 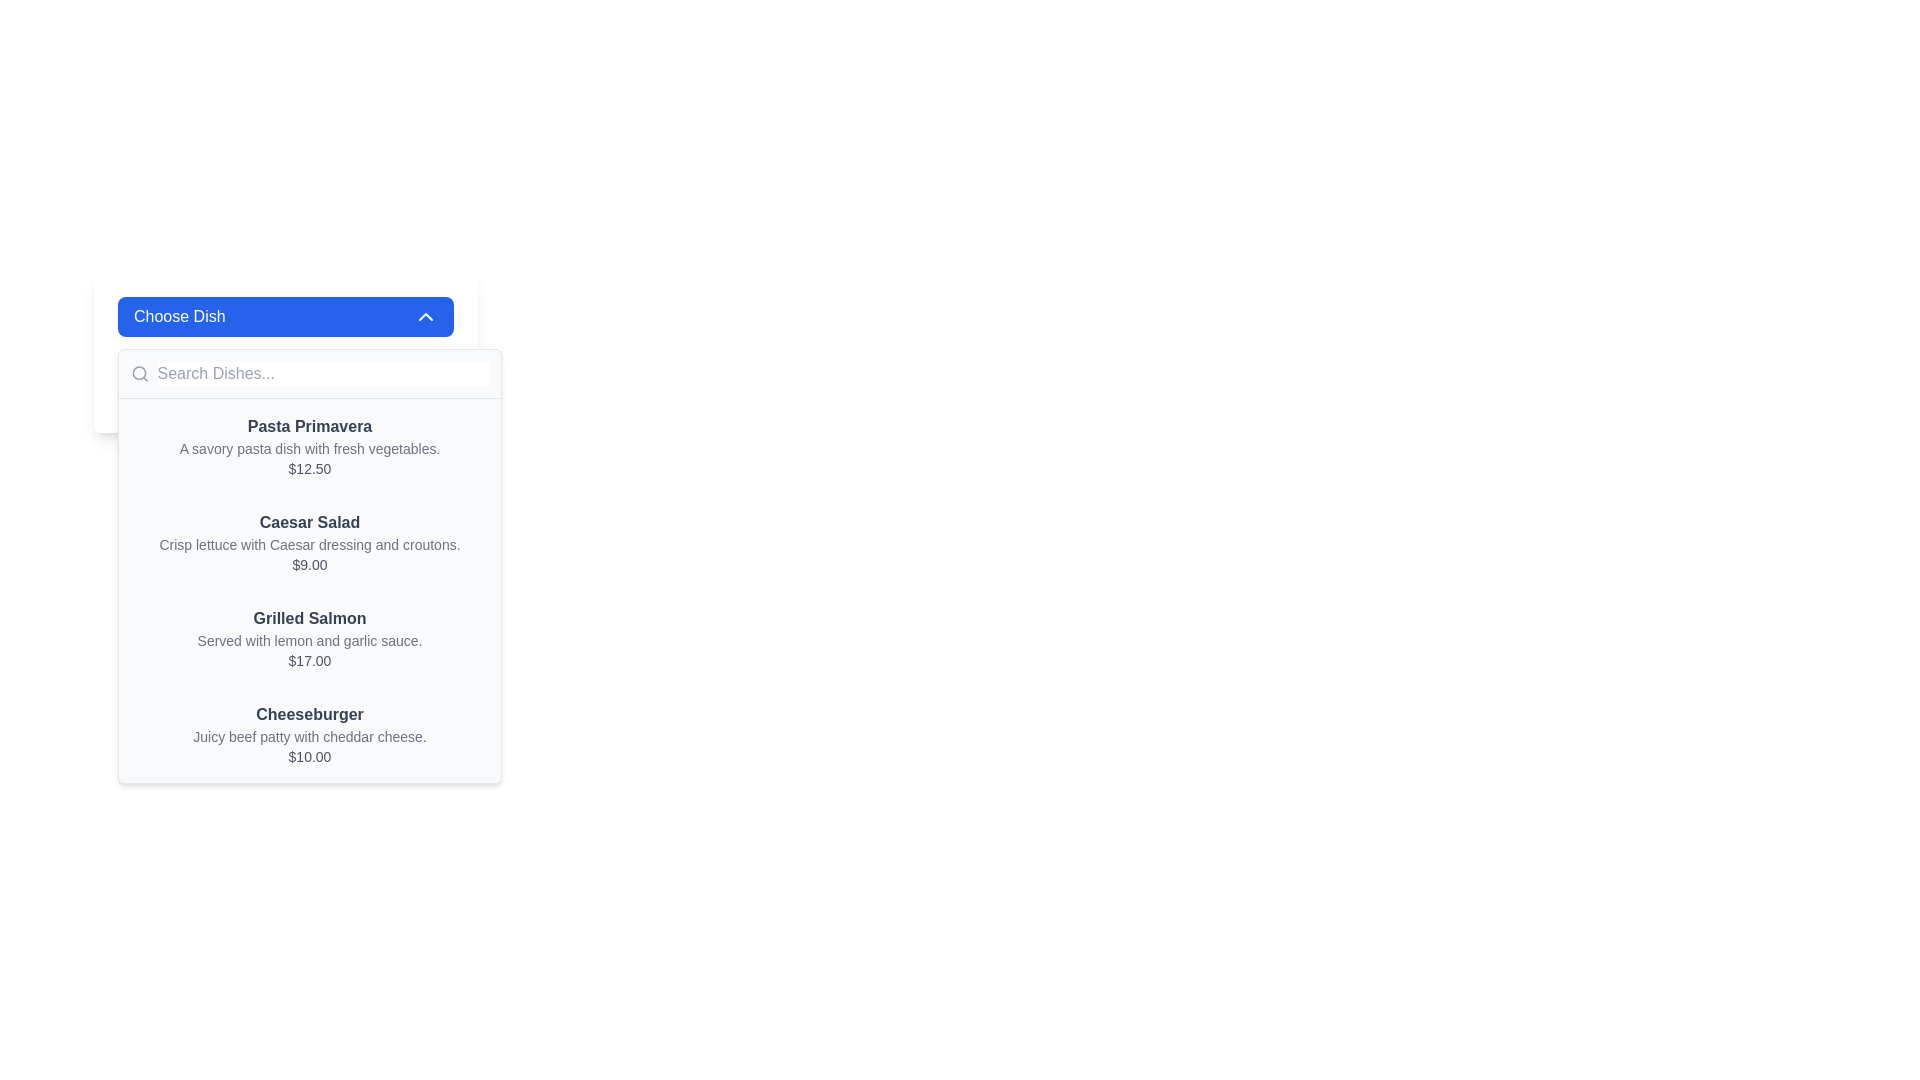 What do you see at coordinates (285, 315) in the screenshot?
I see `the 'Choose Dish' button with a blue background and white text for accessibility navigation` at bounding box center [285, 315].